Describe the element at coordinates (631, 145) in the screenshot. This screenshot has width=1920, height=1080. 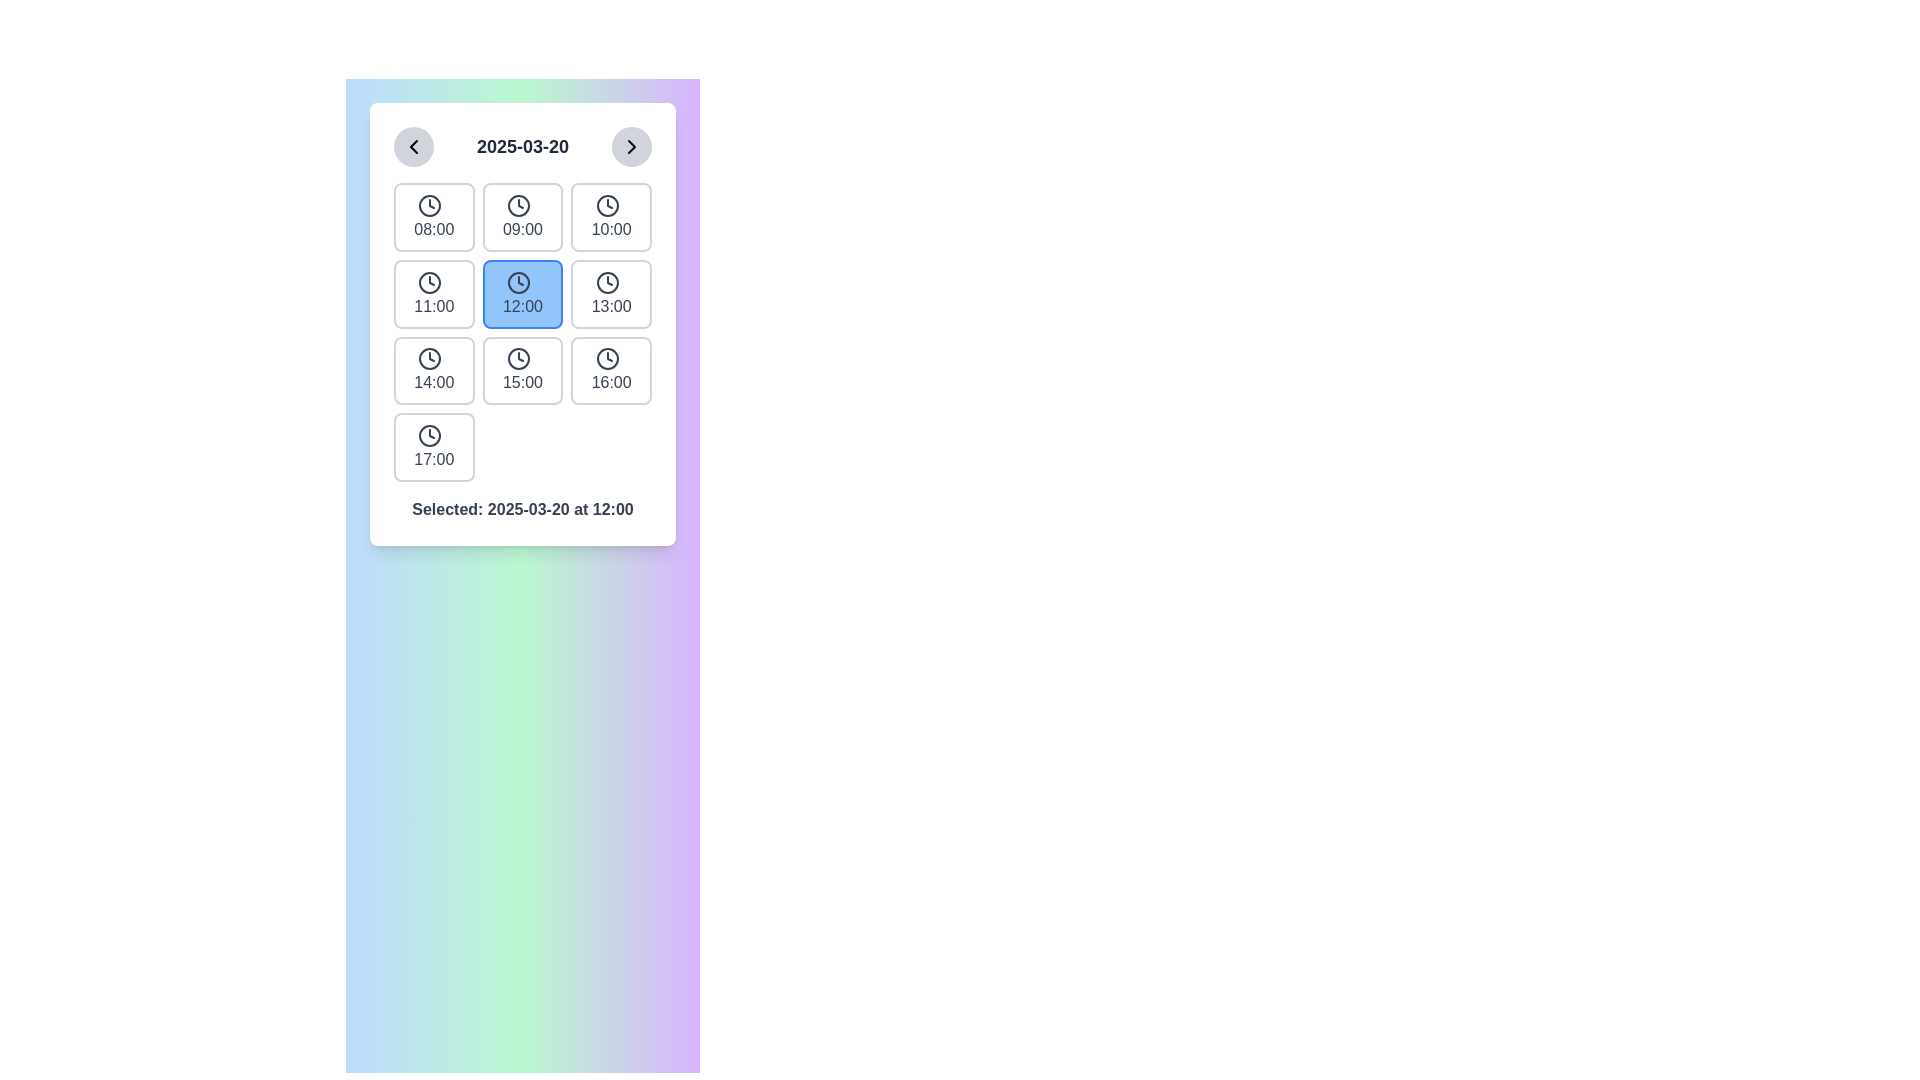
I see `the Chevron icon in the top-right corner of the header, adjacent to the date label '2025-03-20'` at that location.